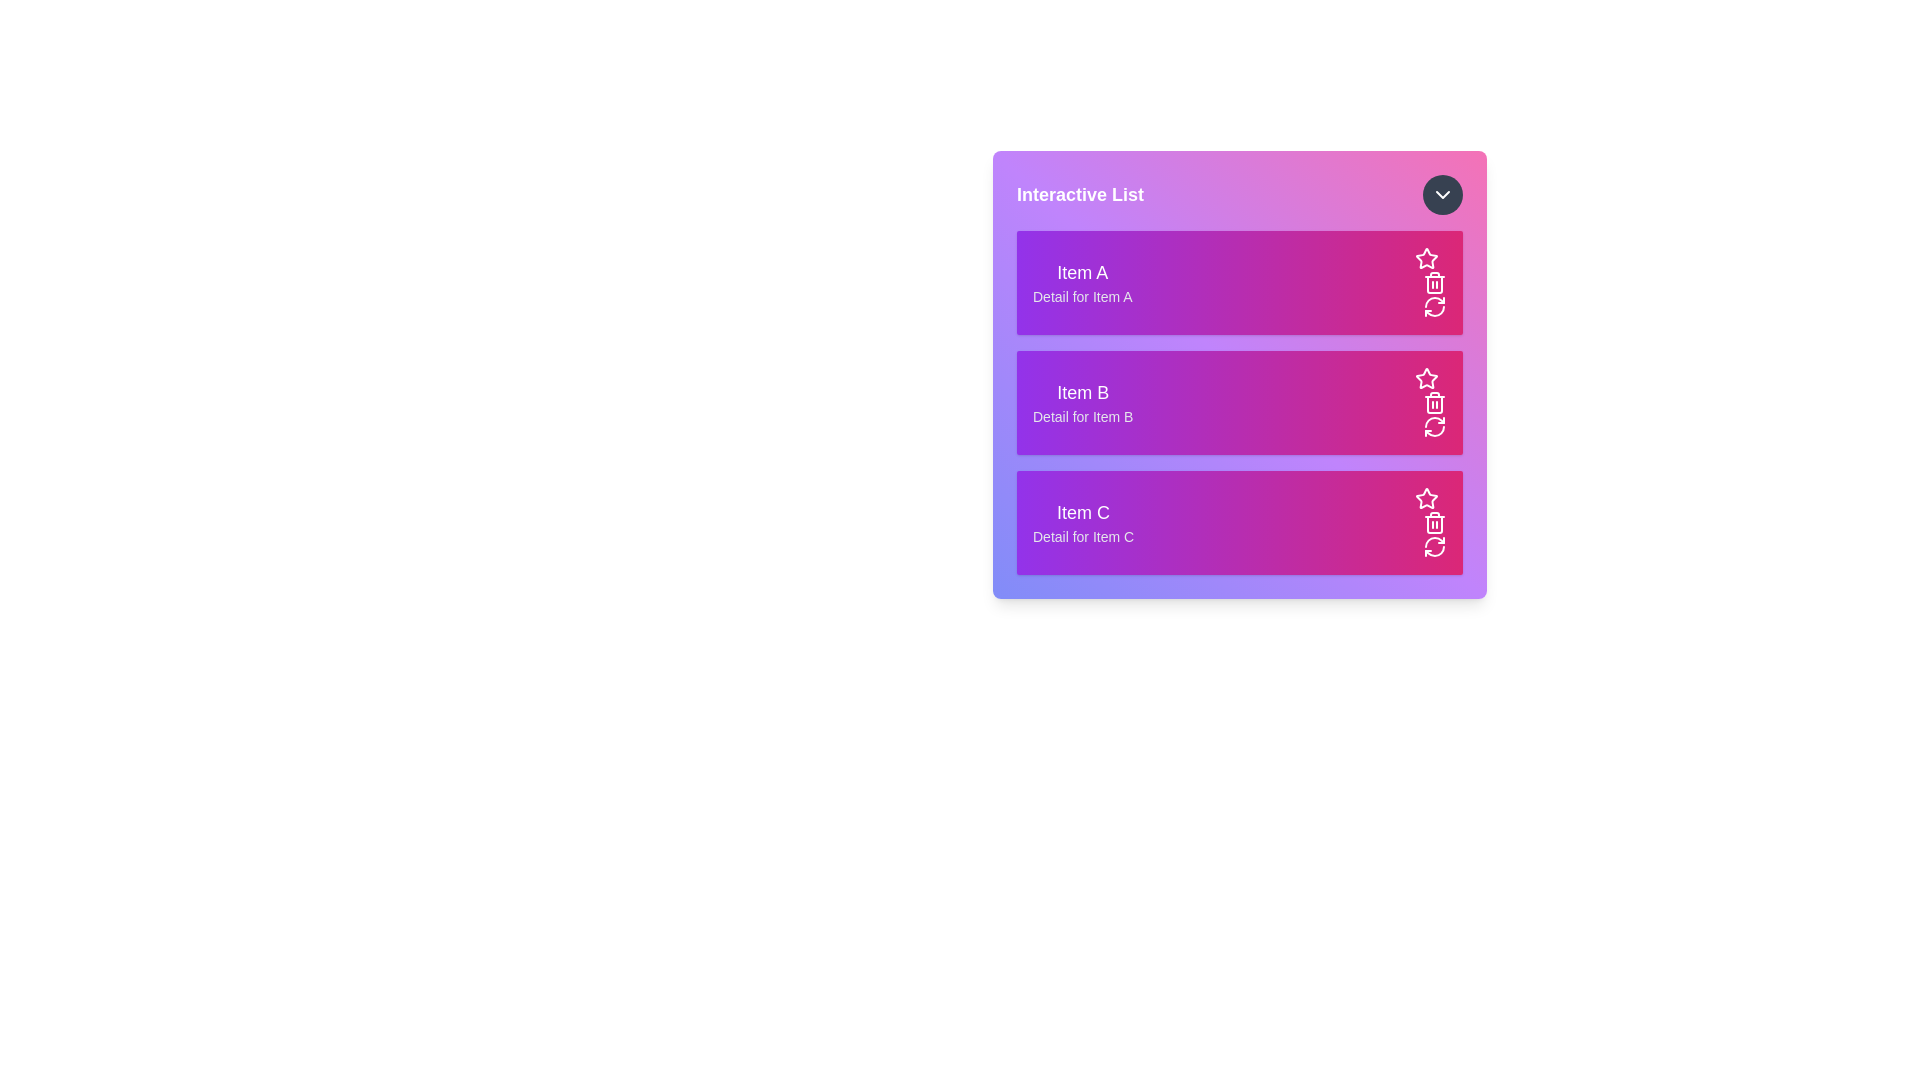 Image resolution: width=1920 pixels, height=1080 pixels. Describe the element at coordinates (1425, 497) in the screenshot. I see `the star icon for Item C to mark it as favorite` at that location.